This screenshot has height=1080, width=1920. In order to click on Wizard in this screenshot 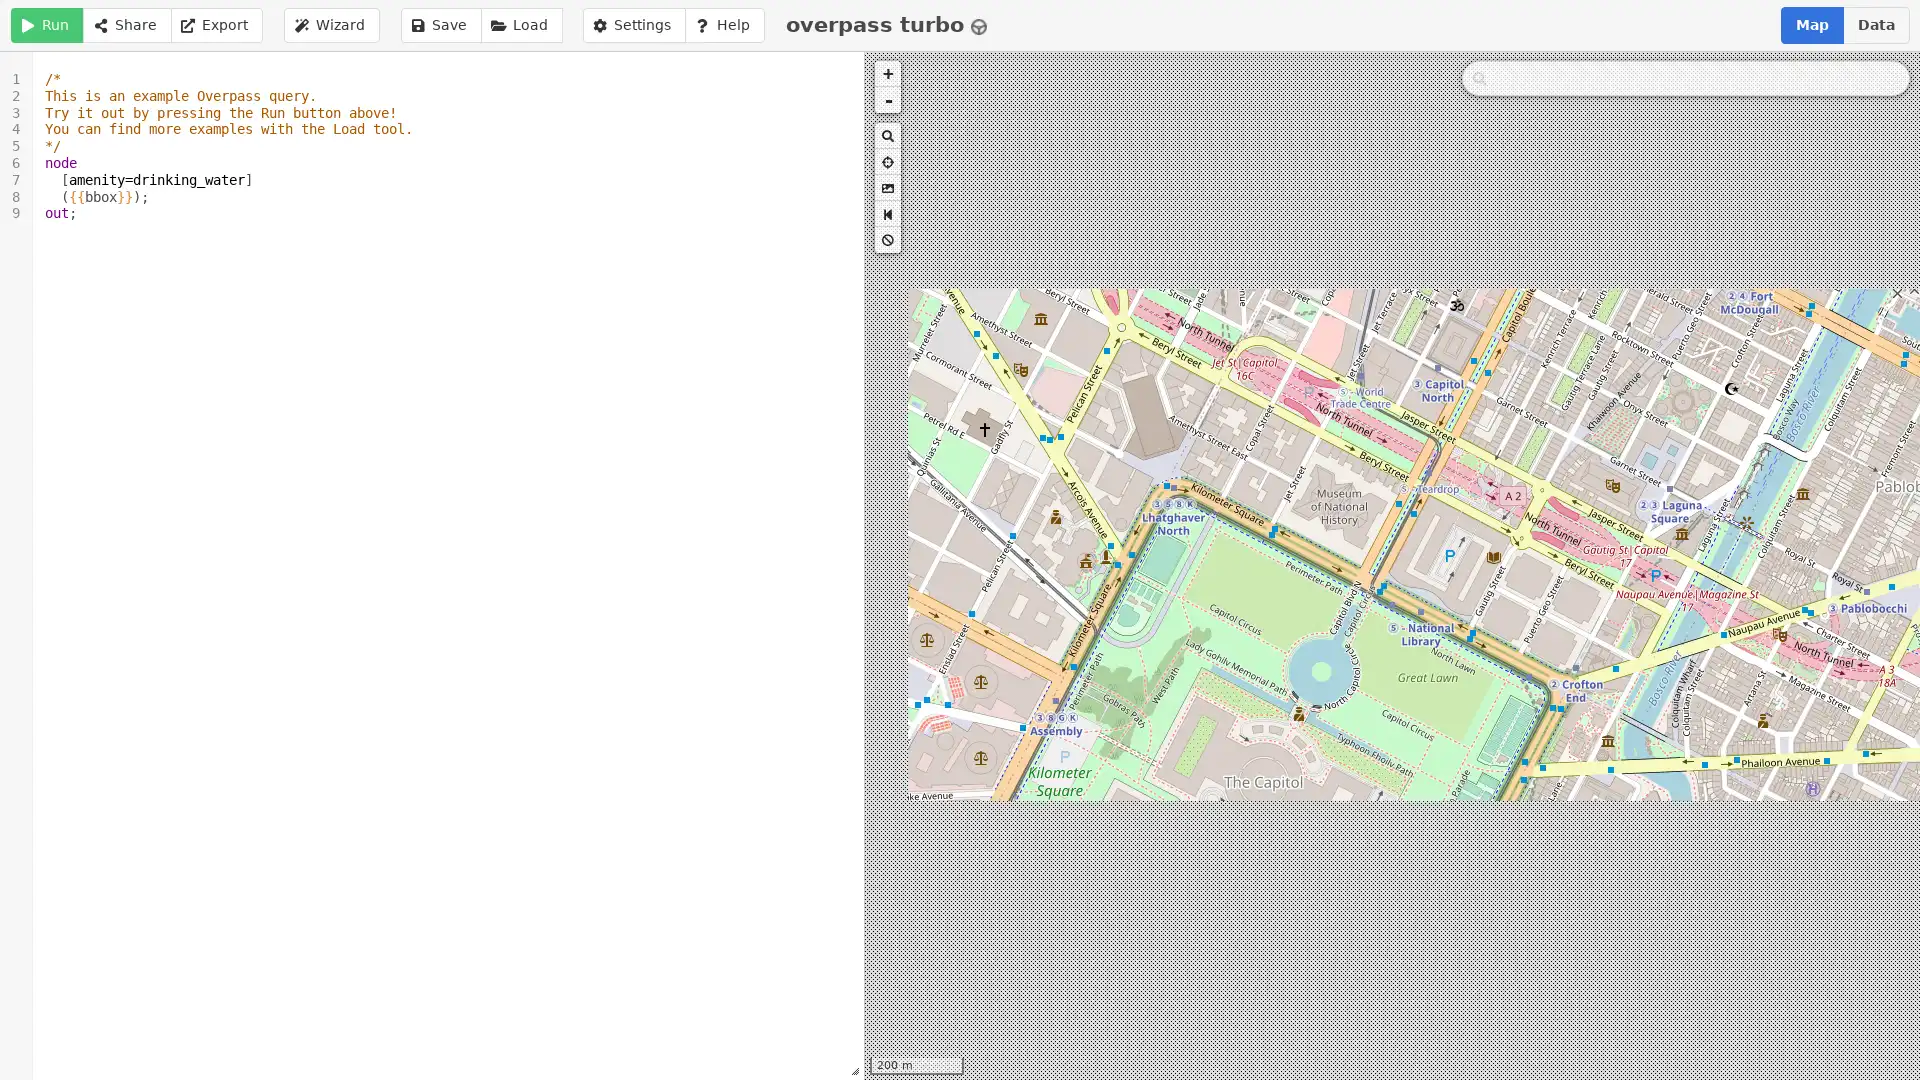, I will do `click(331, 25)`.